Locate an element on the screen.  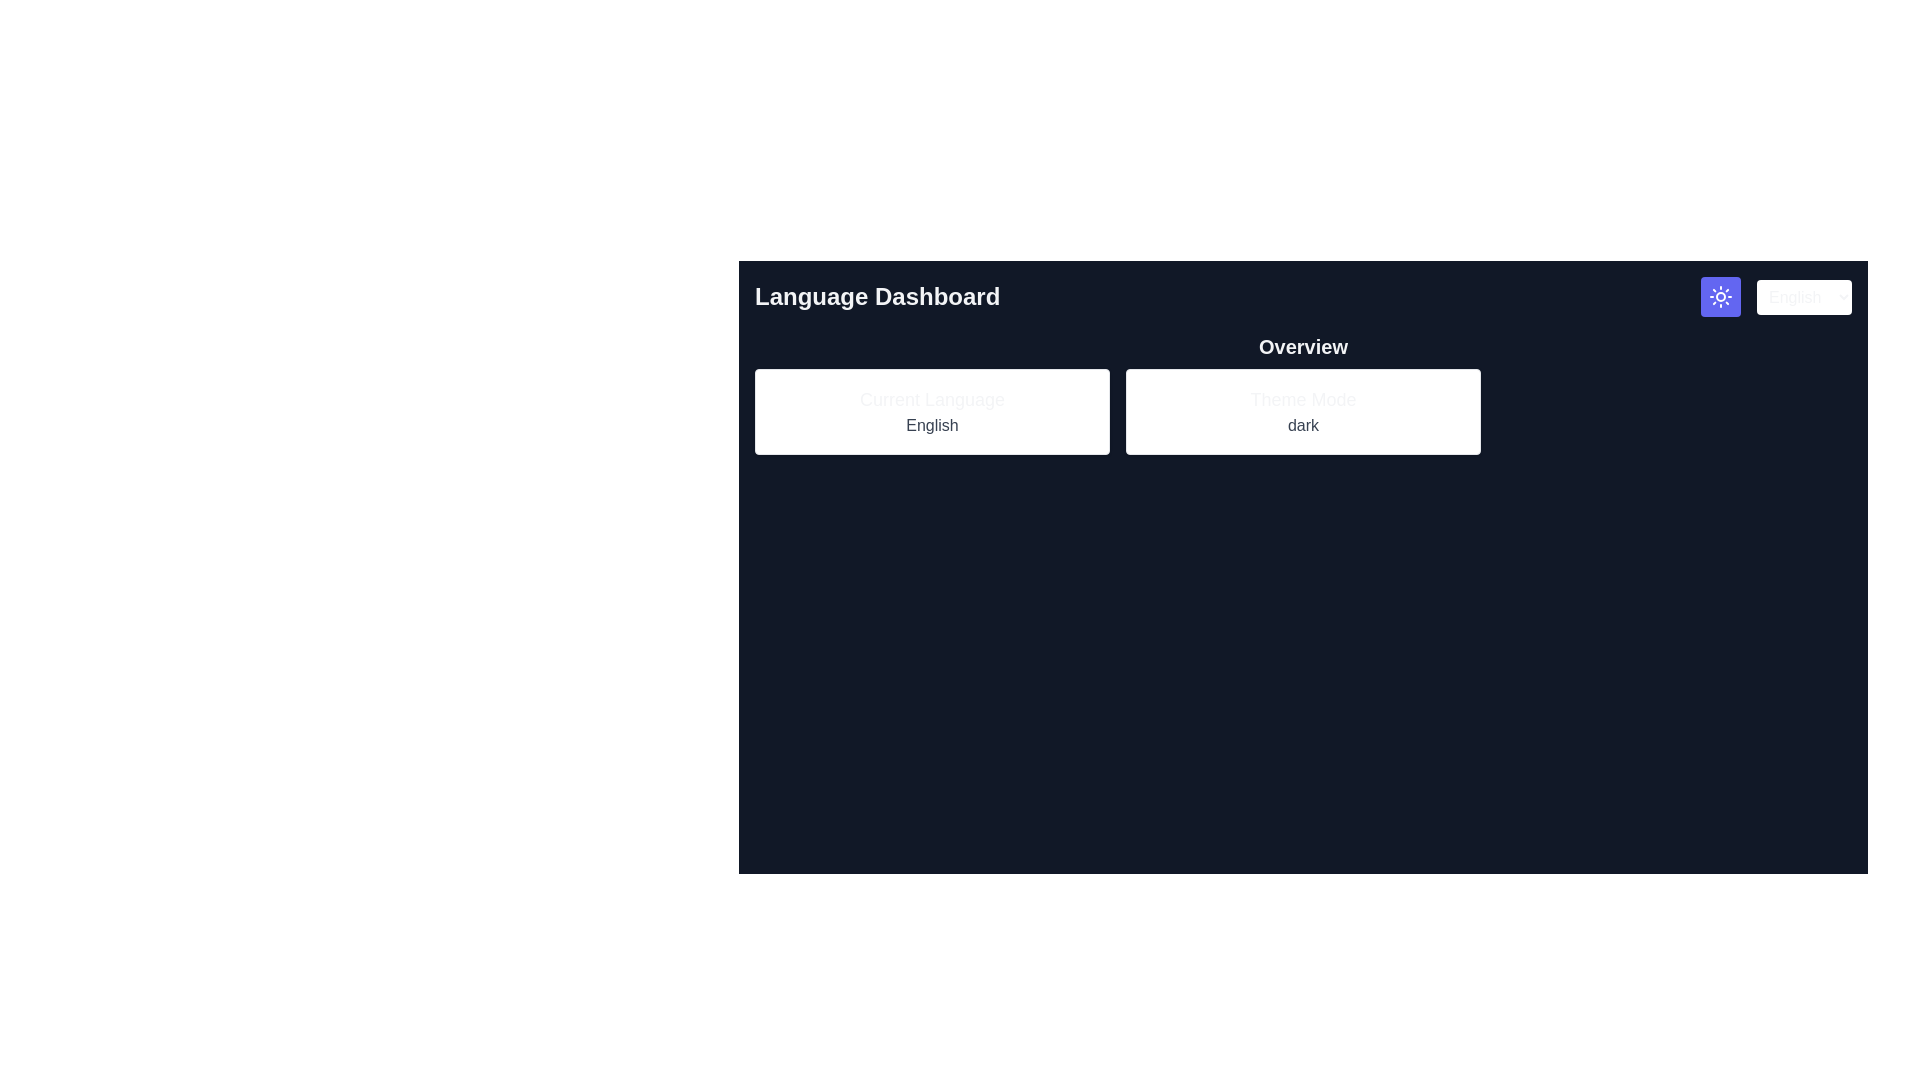
the text label displaying 'English' which is styled in gray and is located below the 'Current Language' label is located at coordinates (931, 424).